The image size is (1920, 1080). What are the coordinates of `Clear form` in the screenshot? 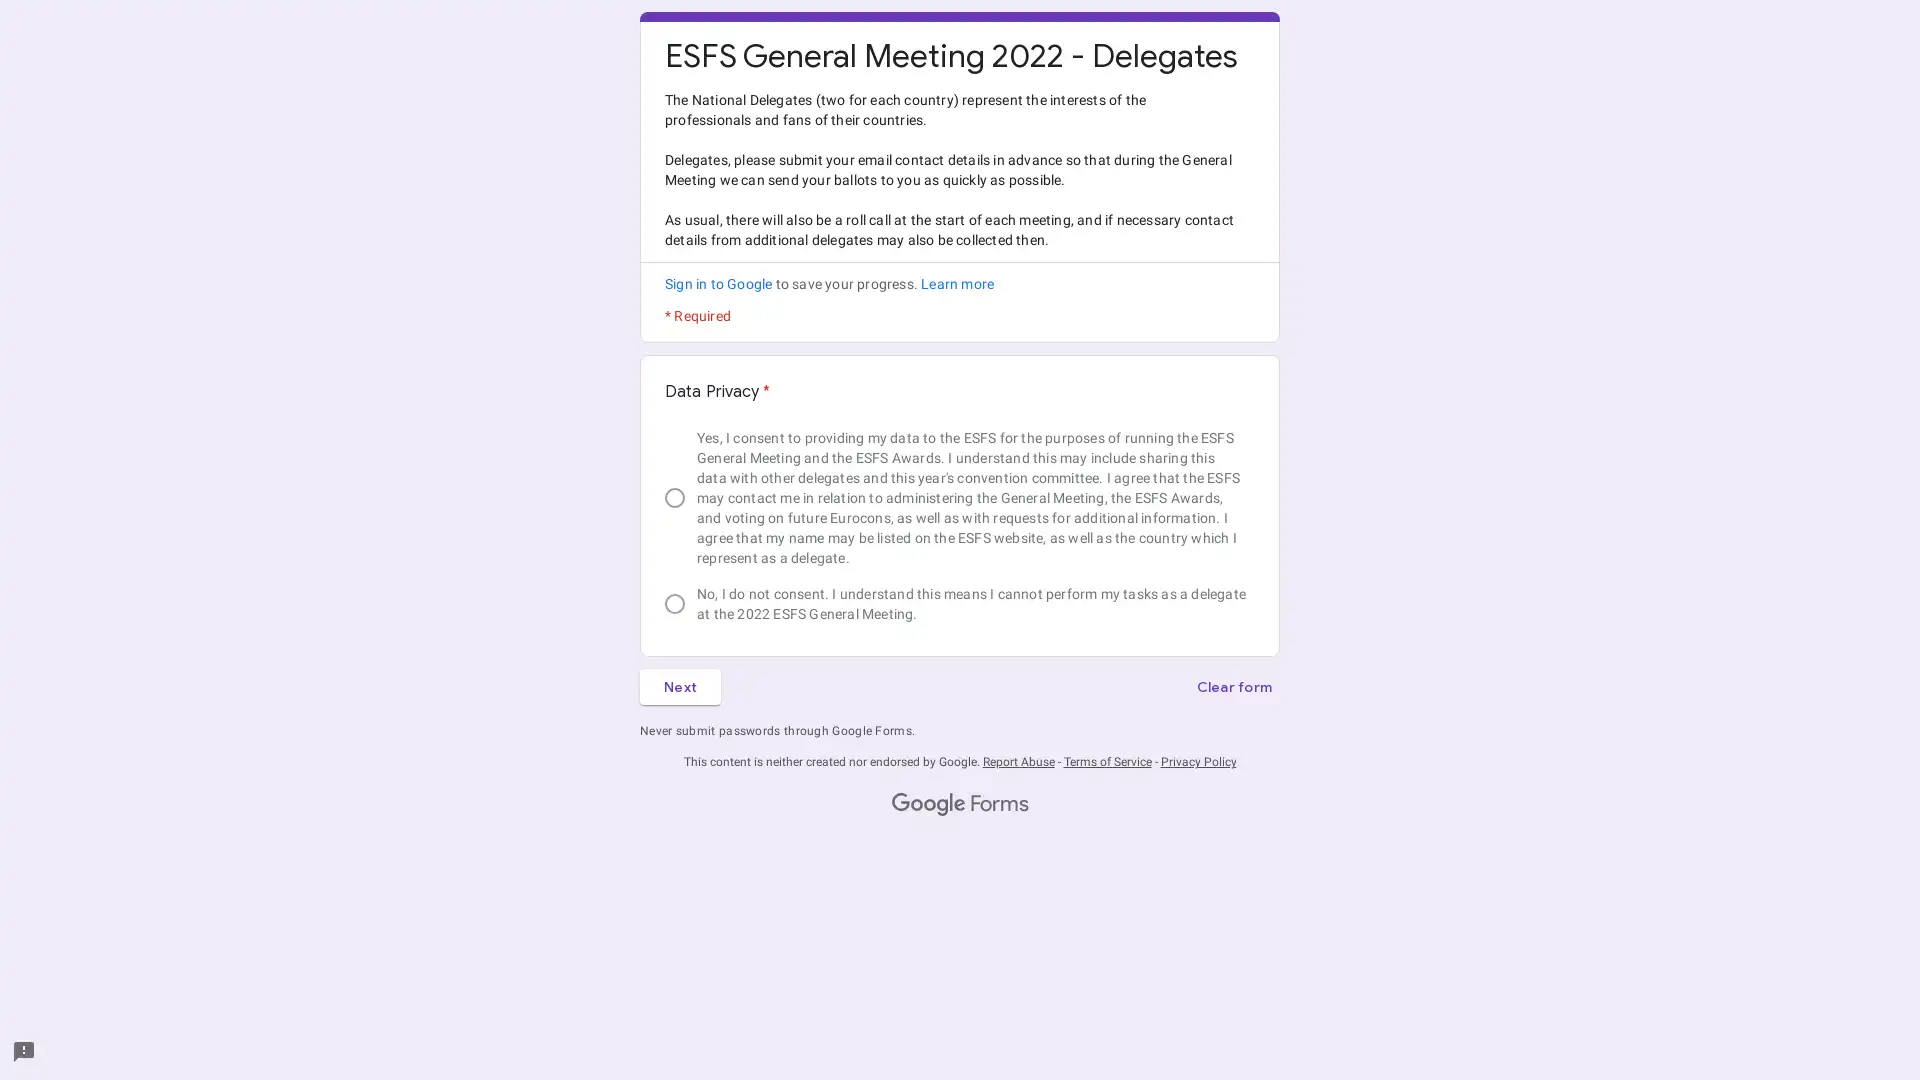 It's located at (1232, 685).